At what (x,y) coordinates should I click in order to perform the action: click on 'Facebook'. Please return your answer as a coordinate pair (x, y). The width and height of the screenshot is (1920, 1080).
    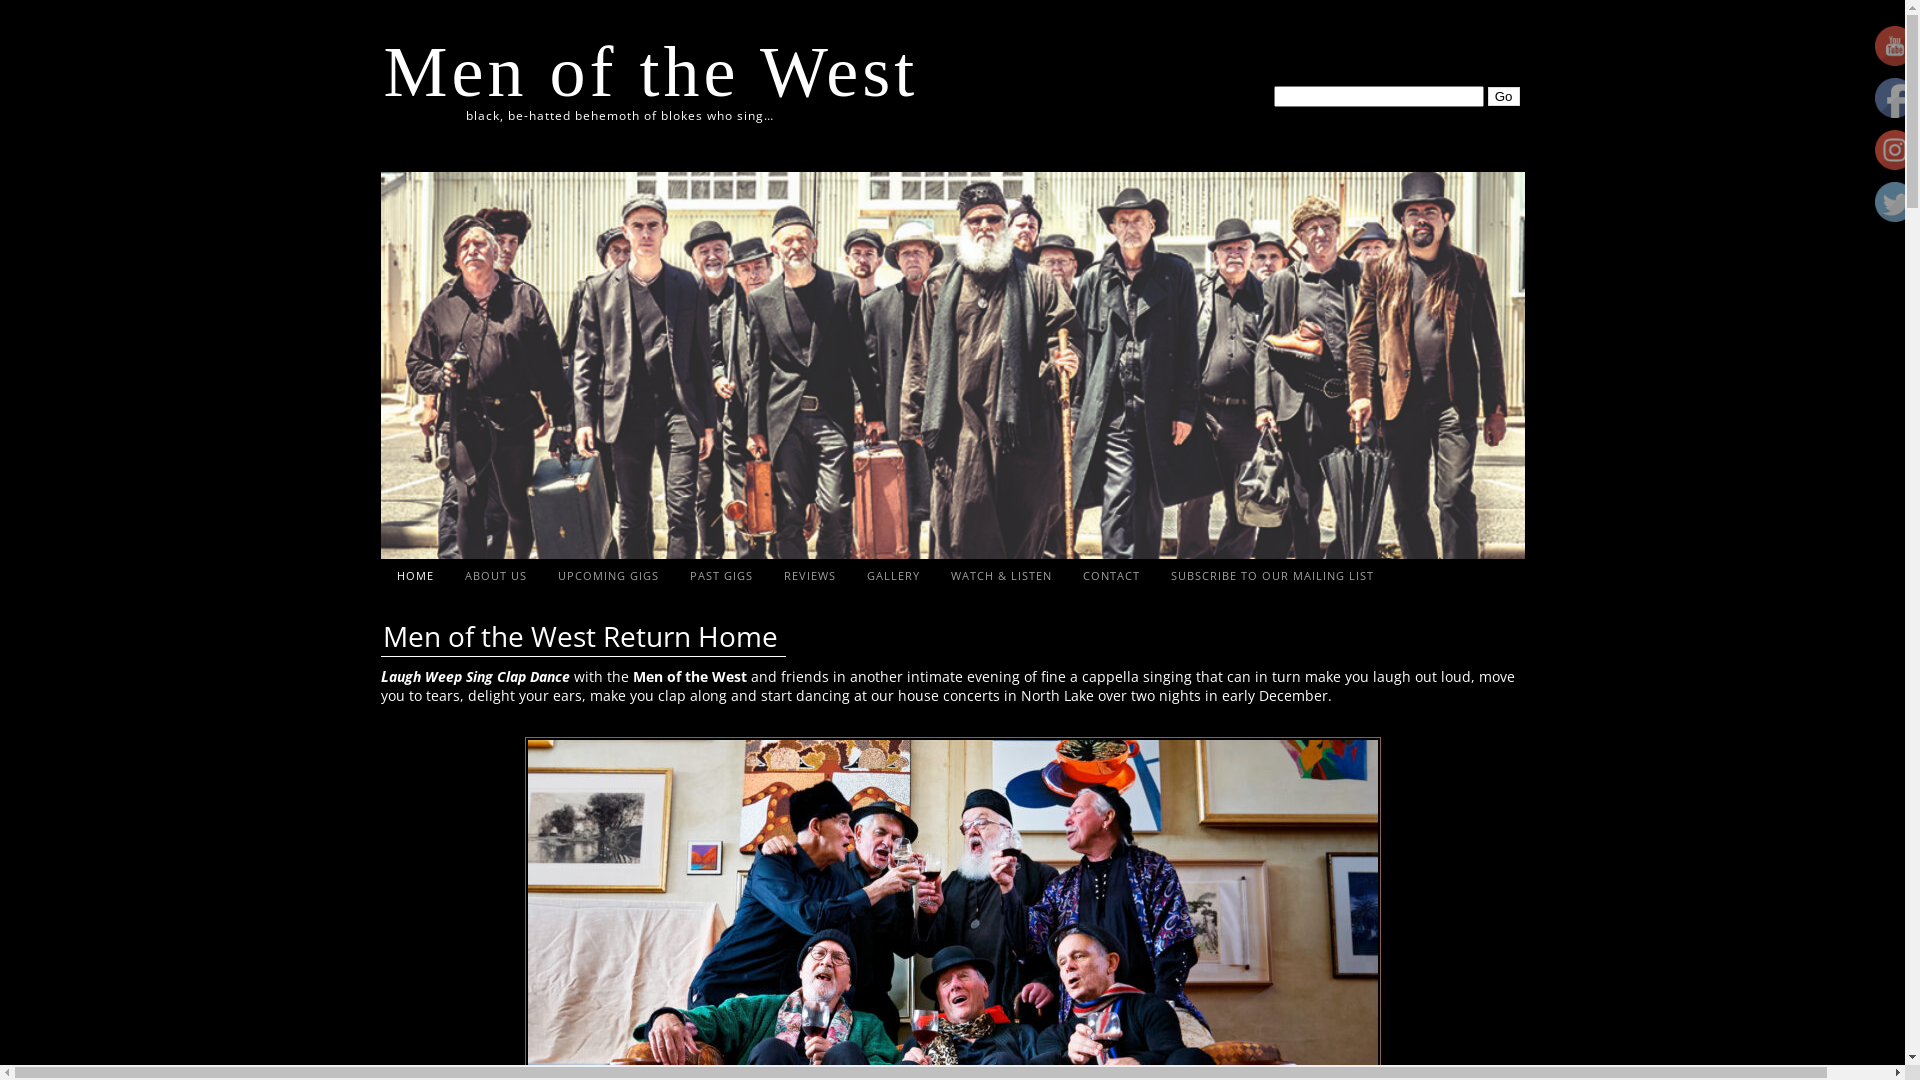
    Looking at the image, I should click on (1874, 97).